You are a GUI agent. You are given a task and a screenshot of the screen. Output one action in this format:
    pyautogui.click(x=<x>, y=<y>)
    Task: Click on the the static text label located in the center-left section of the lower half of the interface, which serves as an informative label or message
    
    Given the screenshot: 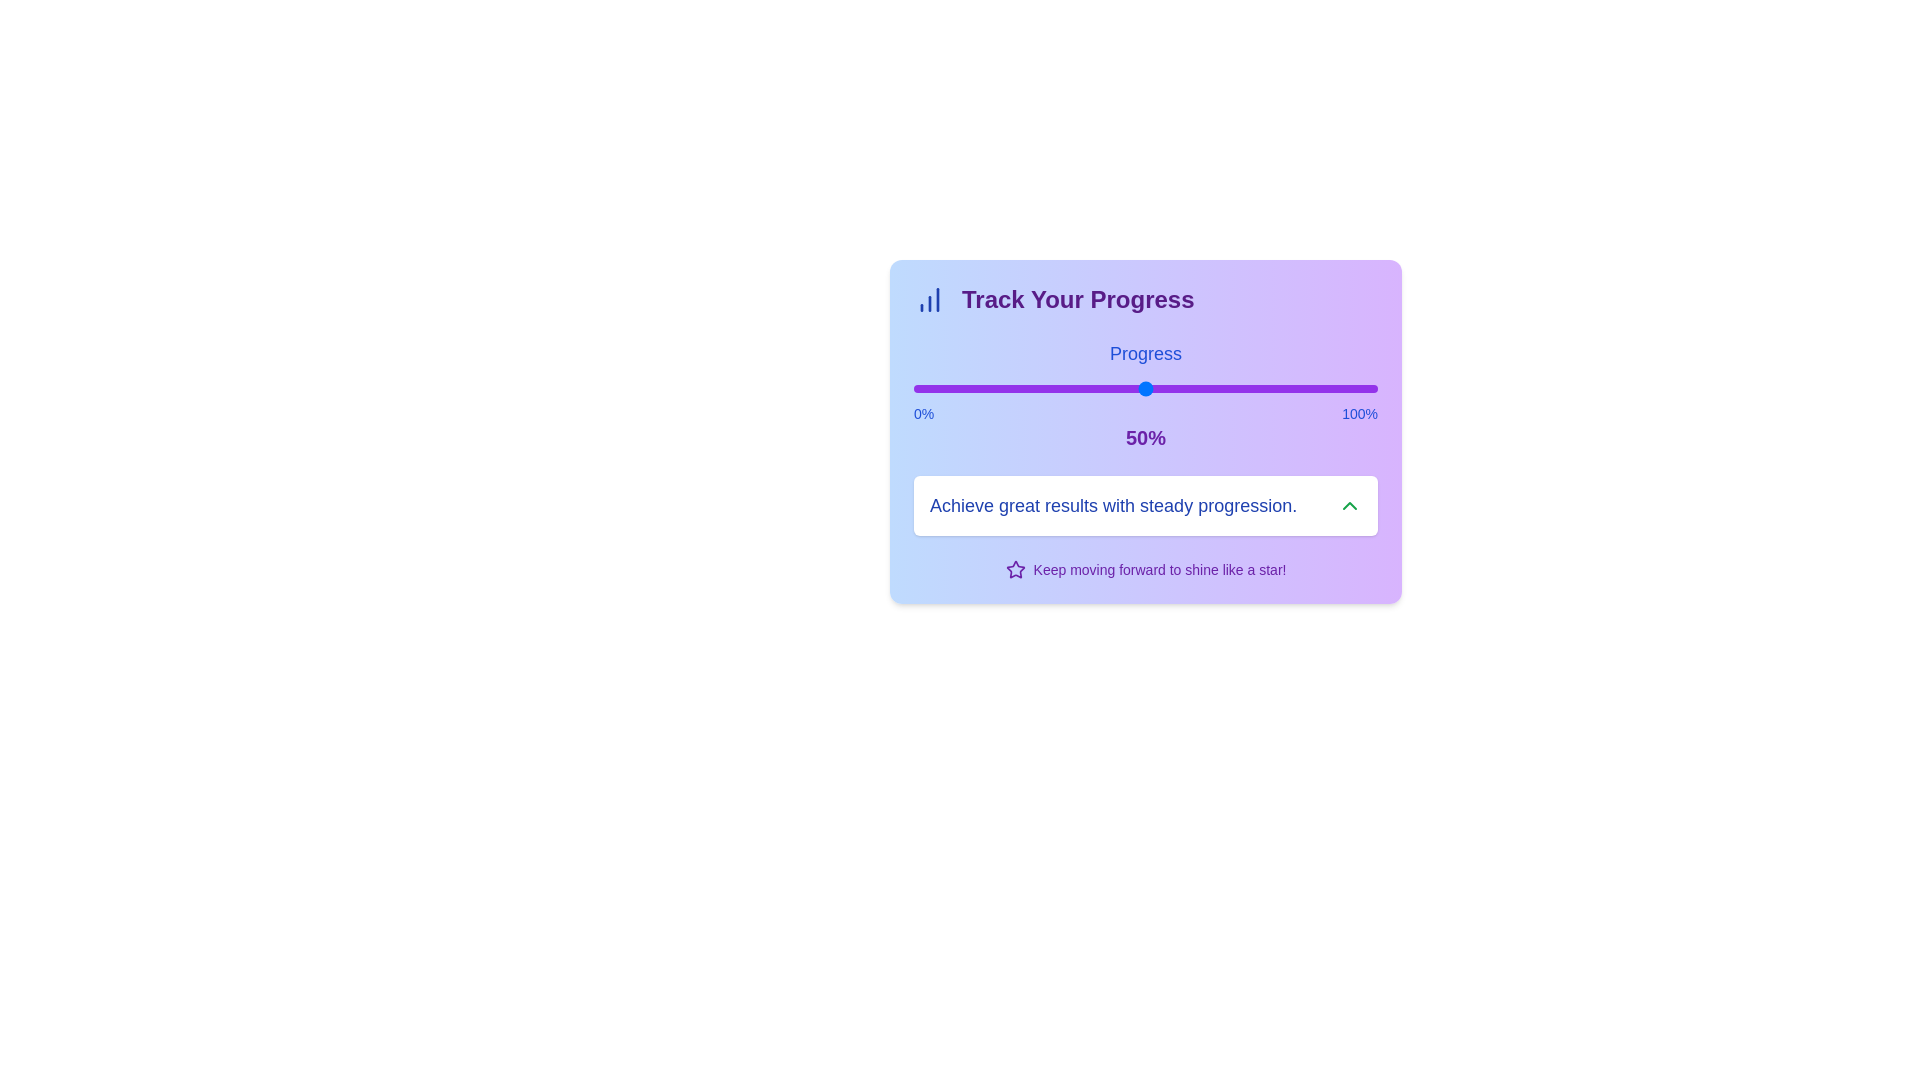 What is the action you would take?
    pyautogui.click(x=1112, y=504)
    